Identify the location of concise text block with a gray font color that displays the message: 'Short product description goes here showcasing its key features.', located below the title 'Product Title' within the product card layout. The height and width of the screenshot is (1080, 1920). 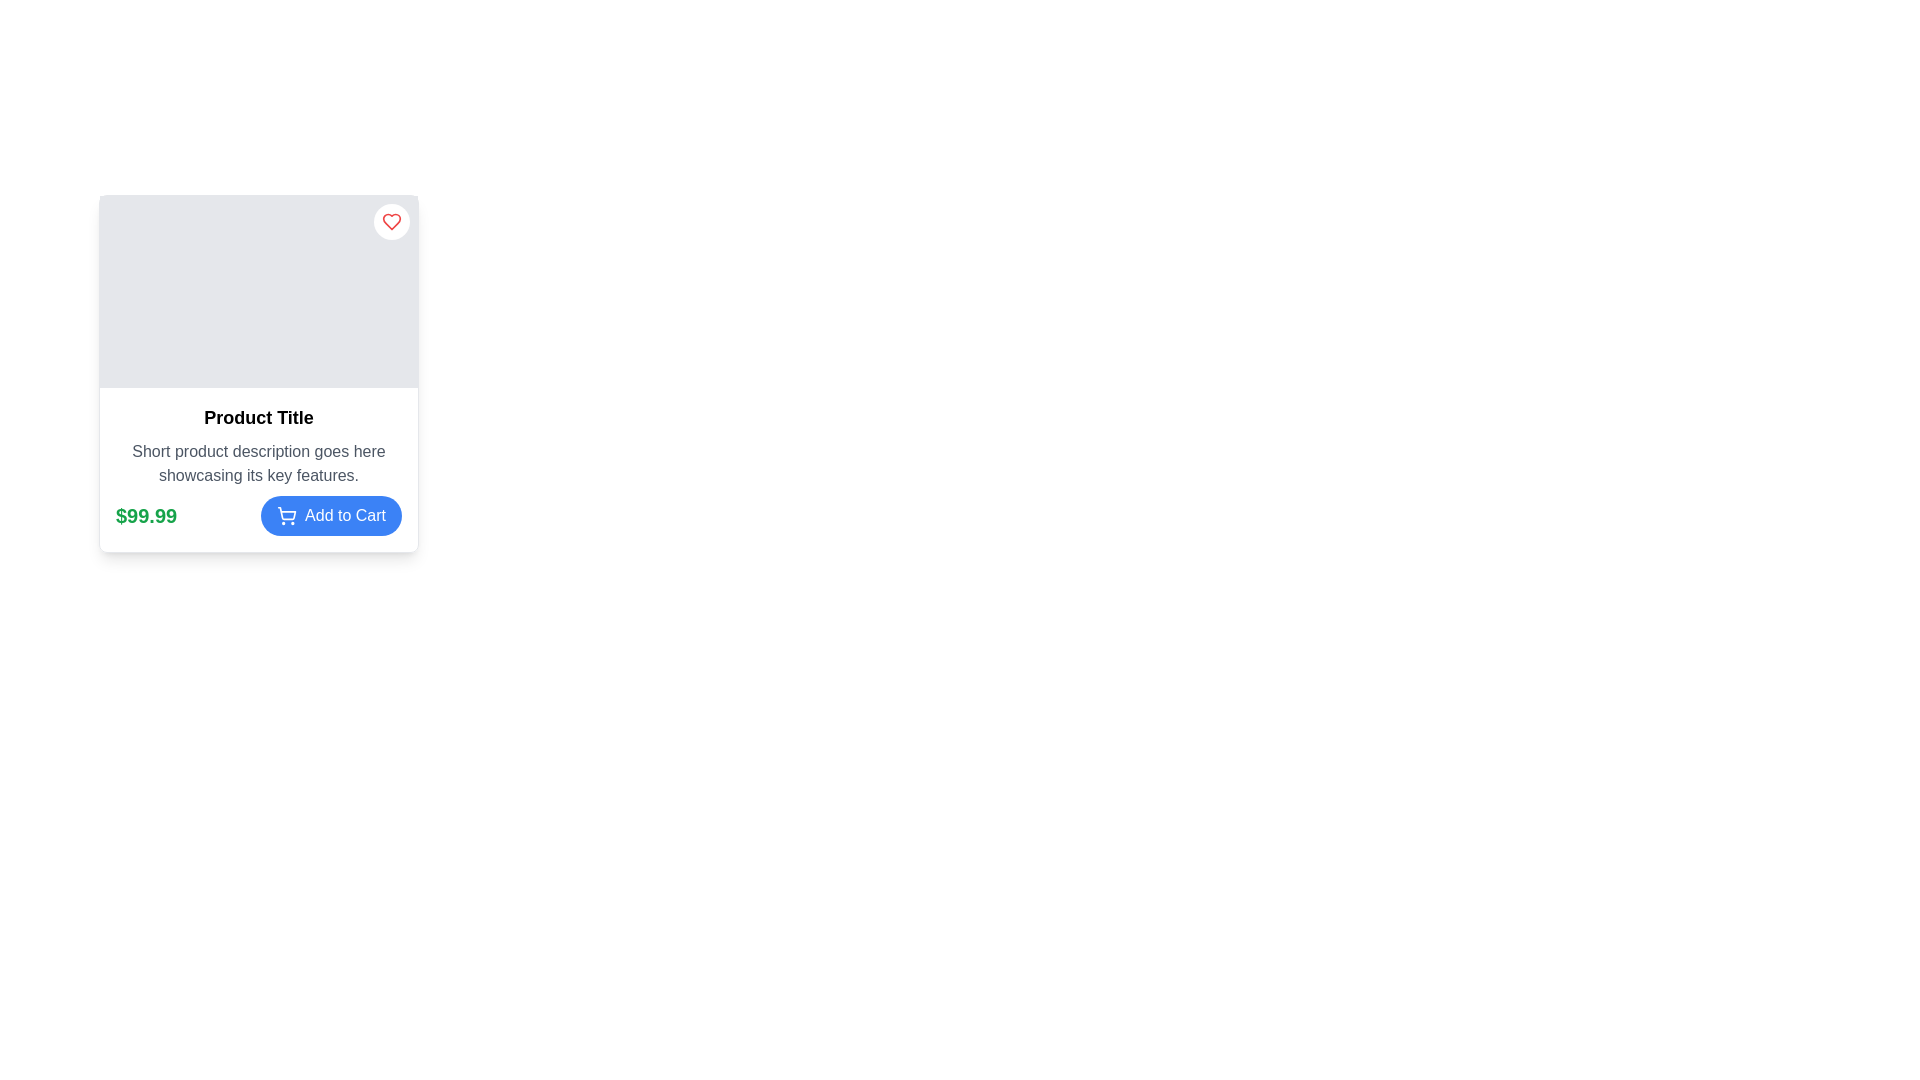
(258, 463).